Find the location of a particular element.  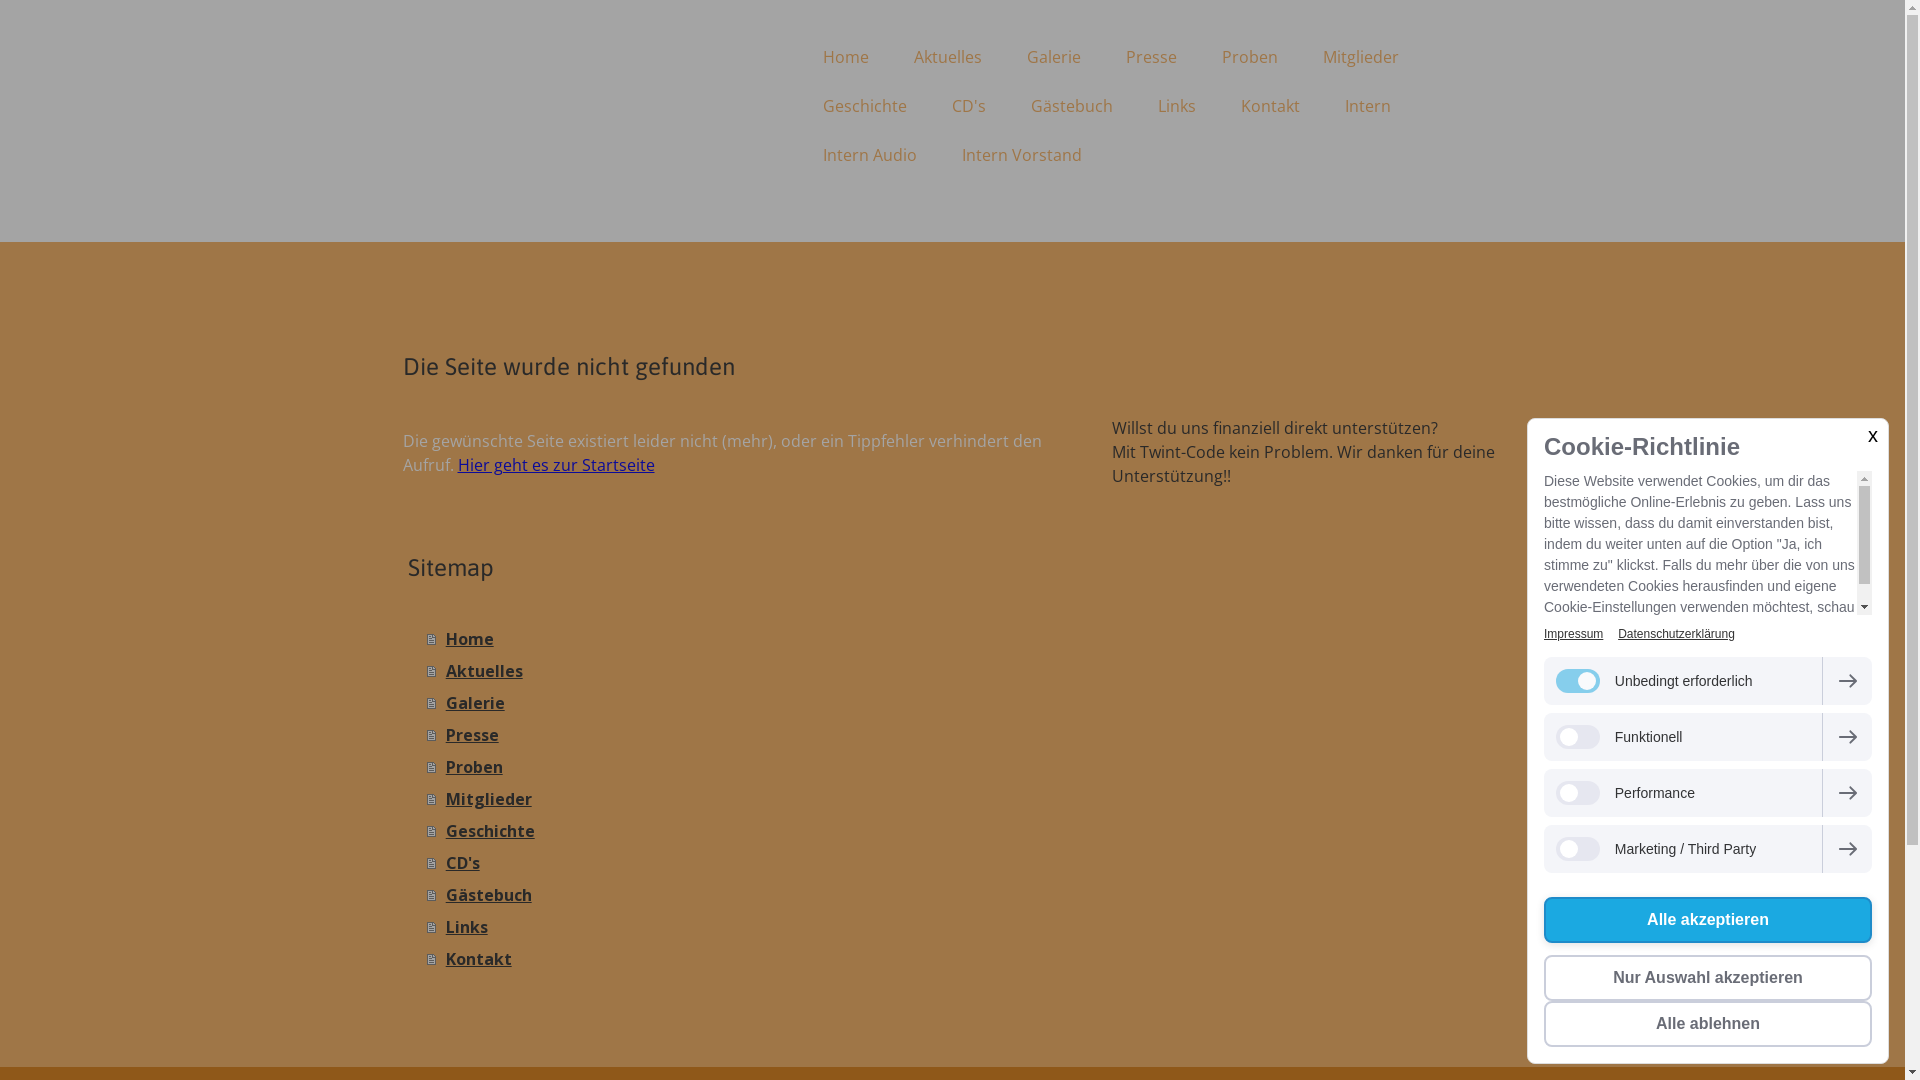

'Aktuelles' is located at coordinates (748, 671).